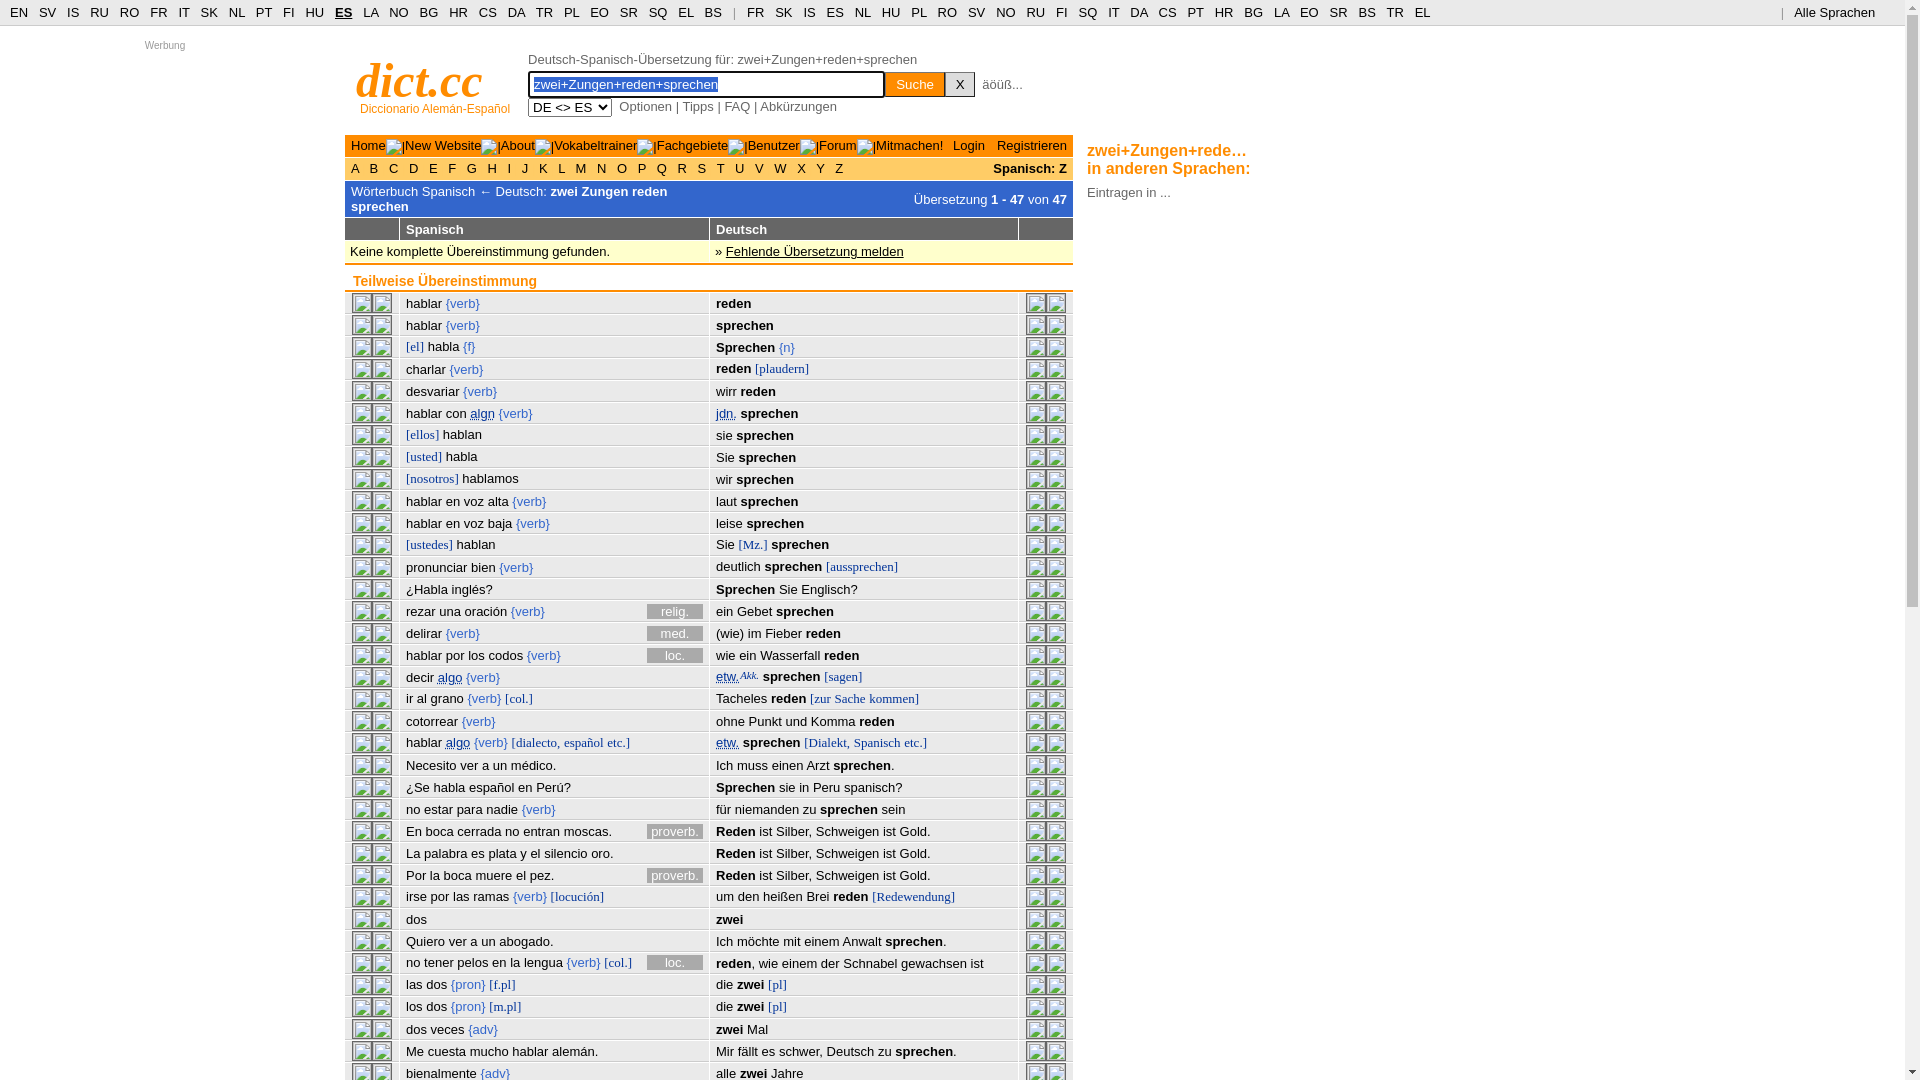 The image size is (1920, 1080). Describe the element at coordinates (729, 721) in the screenshot. I see `'ohne'` at that location.